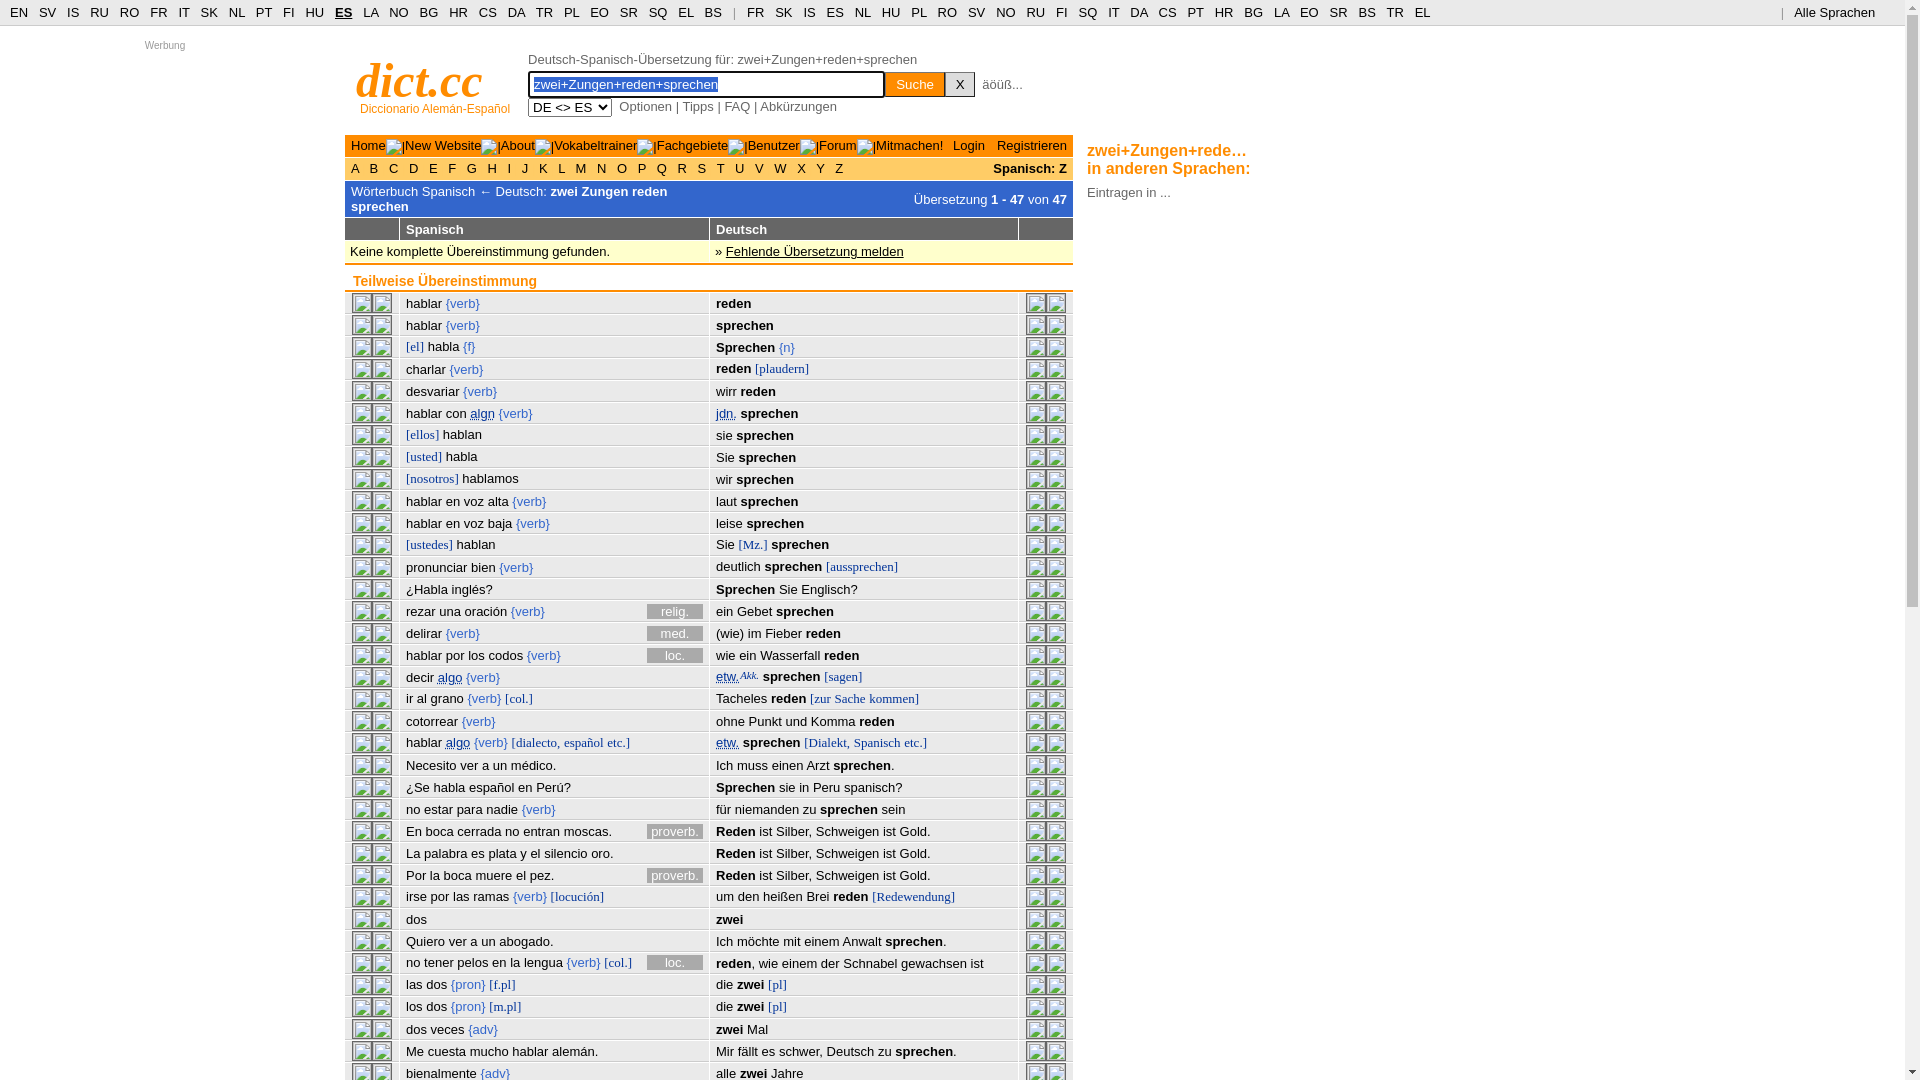 The image size is (1920, 1080). Describe the element at coordinates (729, 721) in the screenshot. I see `'ohne'` at that location.